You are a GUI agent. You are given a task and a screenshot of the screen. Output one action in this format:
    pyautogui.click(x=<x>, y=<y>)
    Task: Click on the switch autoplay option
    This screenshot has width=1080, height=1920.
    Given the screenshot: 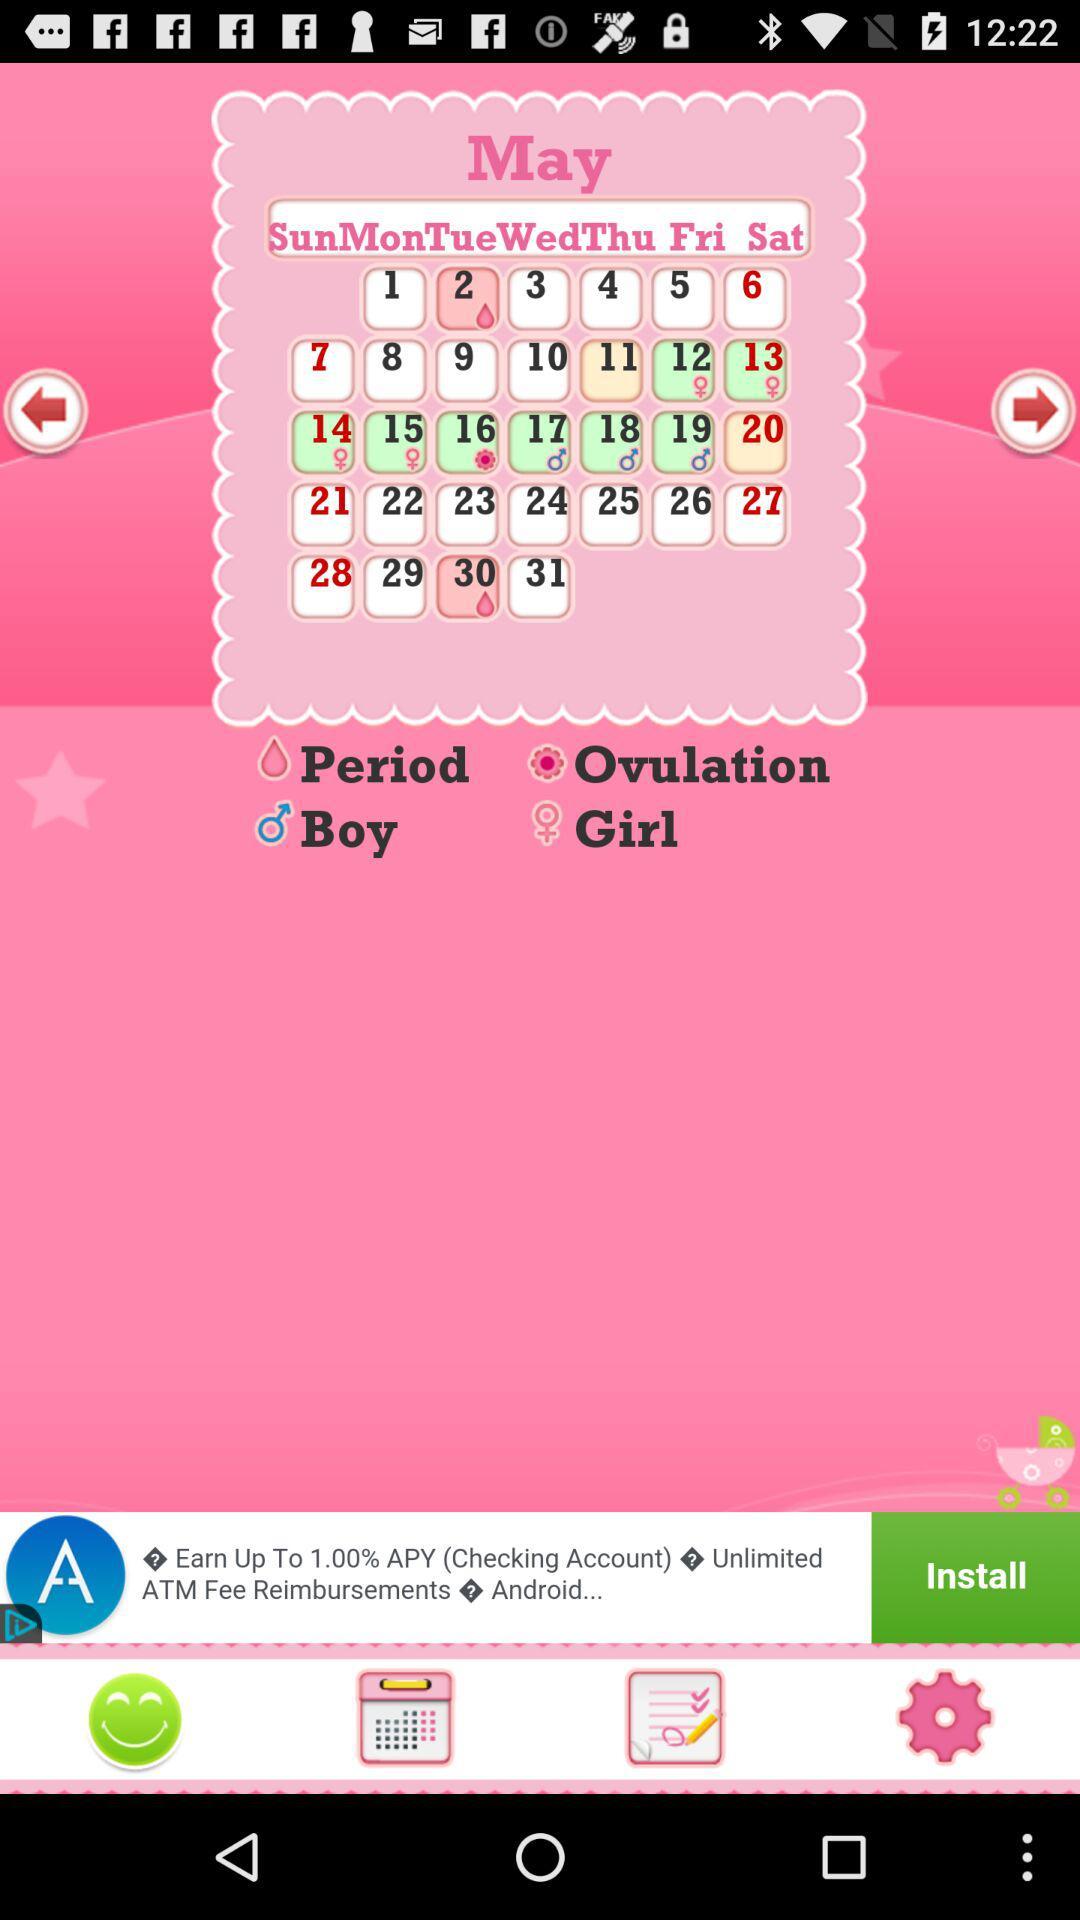 What is the action you would take?
    pyautogui.click(x=675, y=1717)
    